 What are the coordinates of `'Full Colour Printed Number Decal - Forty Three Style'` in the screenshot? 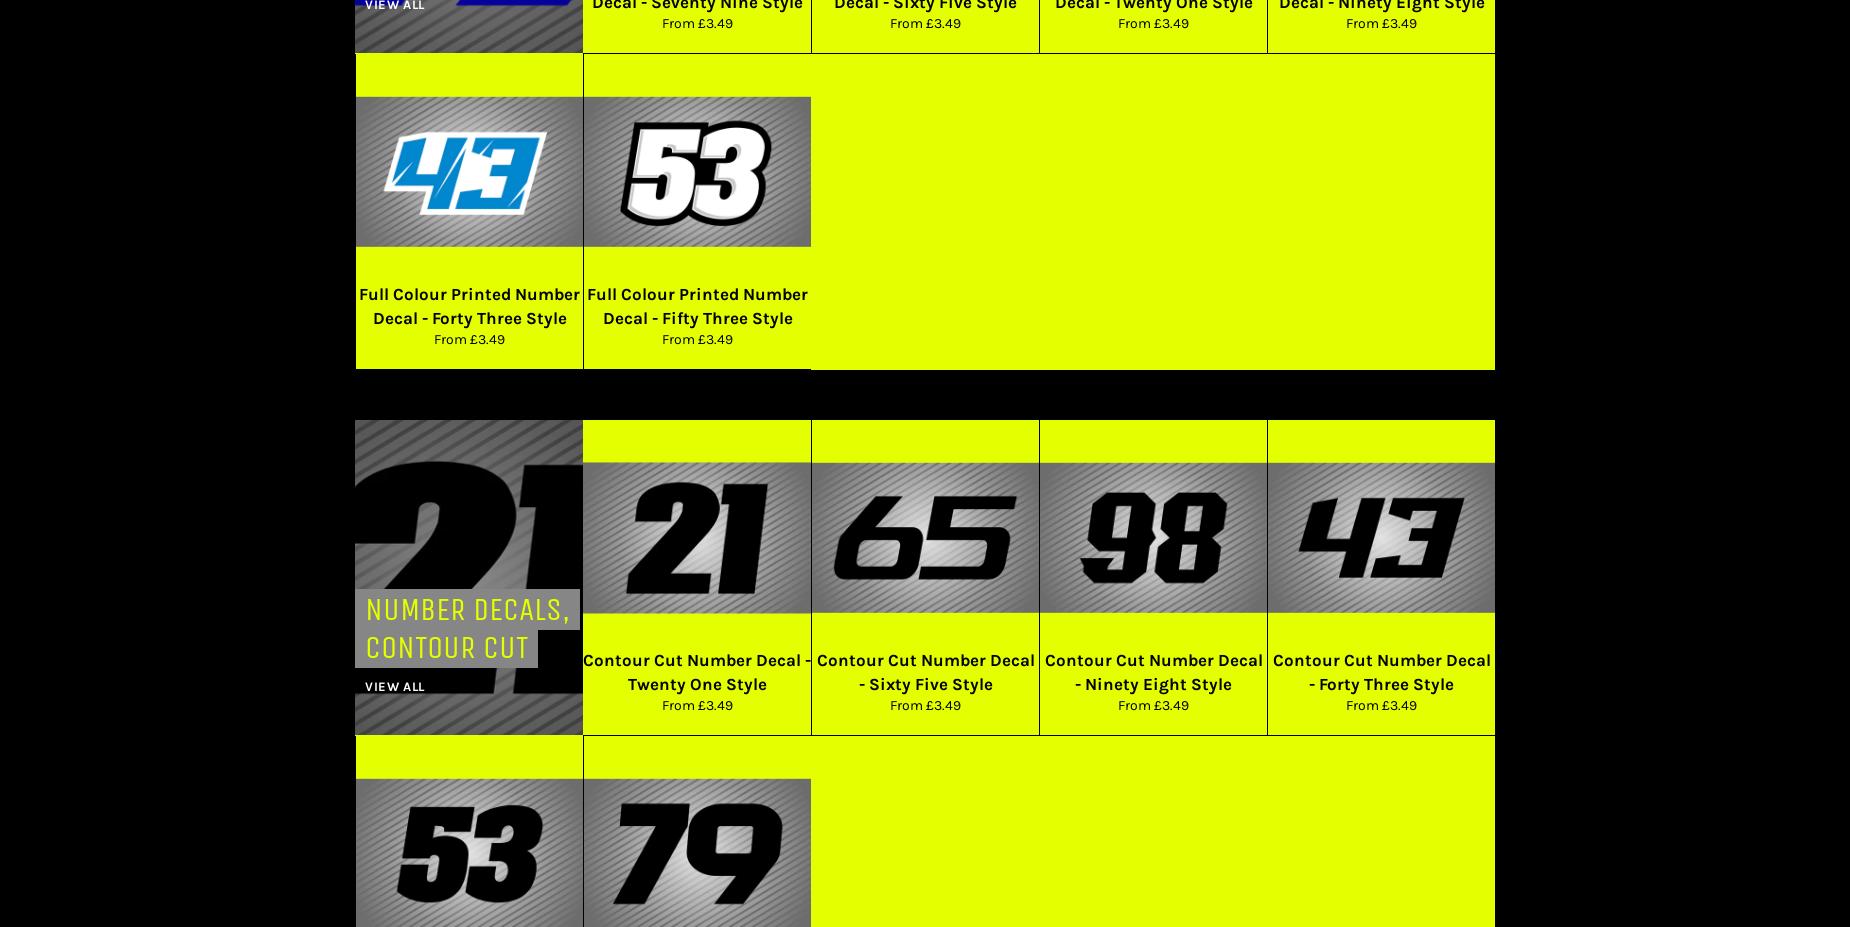 It's located at (469, 305).